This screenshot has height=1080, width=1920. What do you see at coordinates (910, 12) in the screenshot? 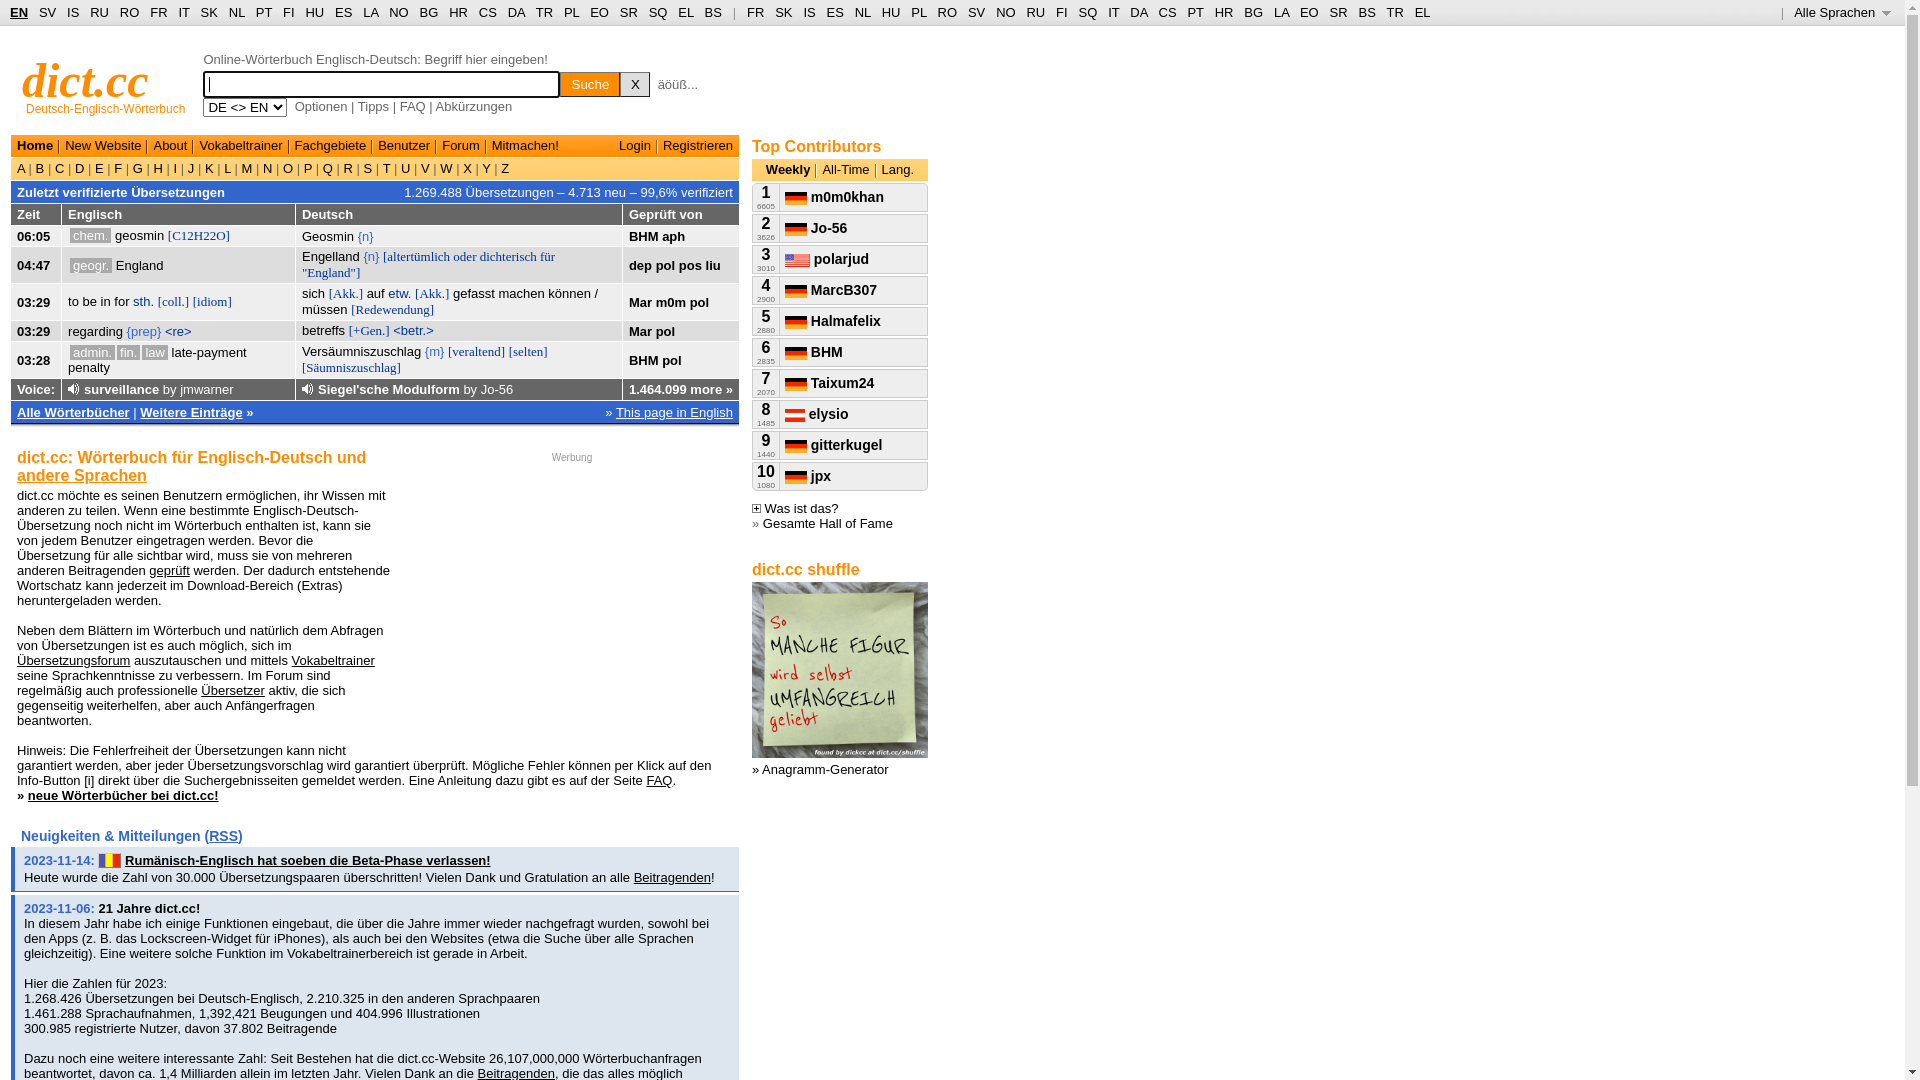
I see `'PL'` at bounding box center [910, 12].